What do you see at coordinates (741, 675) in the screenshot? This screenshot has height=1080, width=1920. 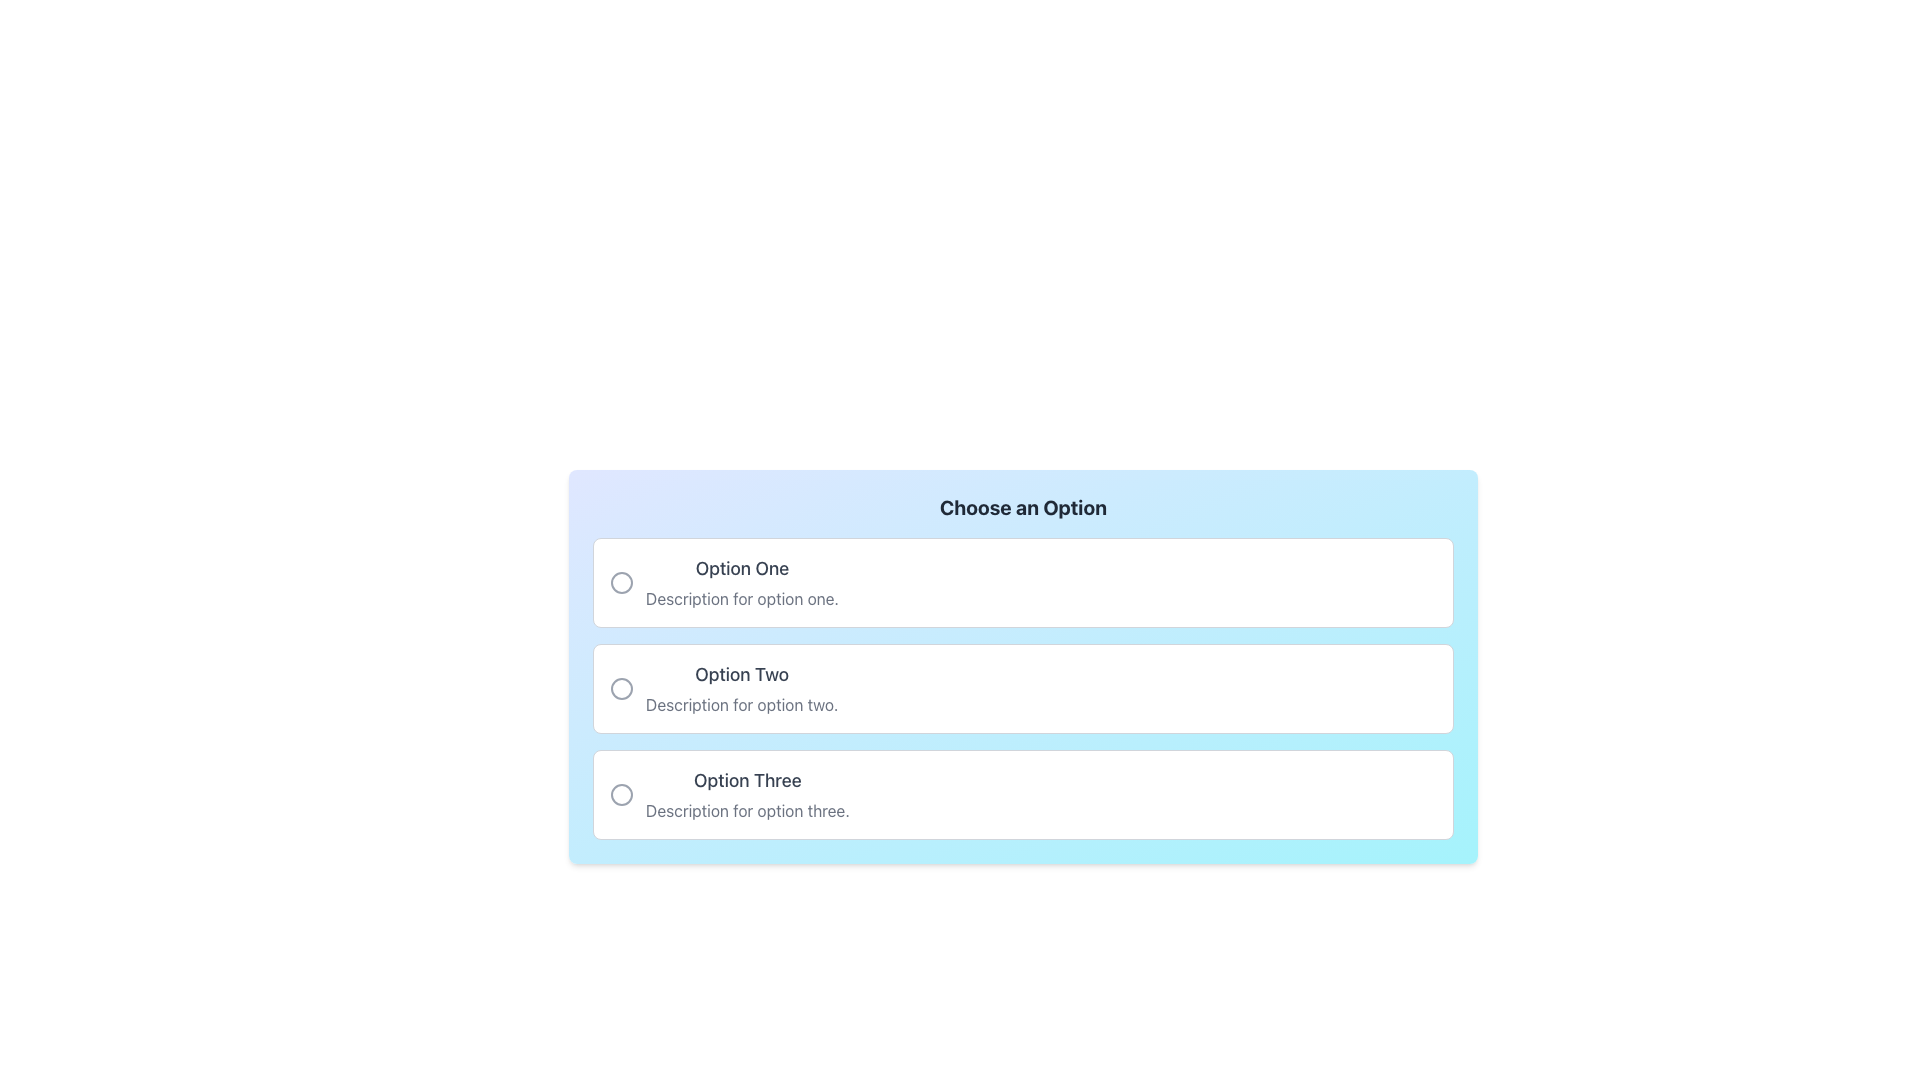 I see `the selection control related to the text label styled with medium, gray-colored typography located in the second row under 'Option Two.'` at bounding box center [741, 675].